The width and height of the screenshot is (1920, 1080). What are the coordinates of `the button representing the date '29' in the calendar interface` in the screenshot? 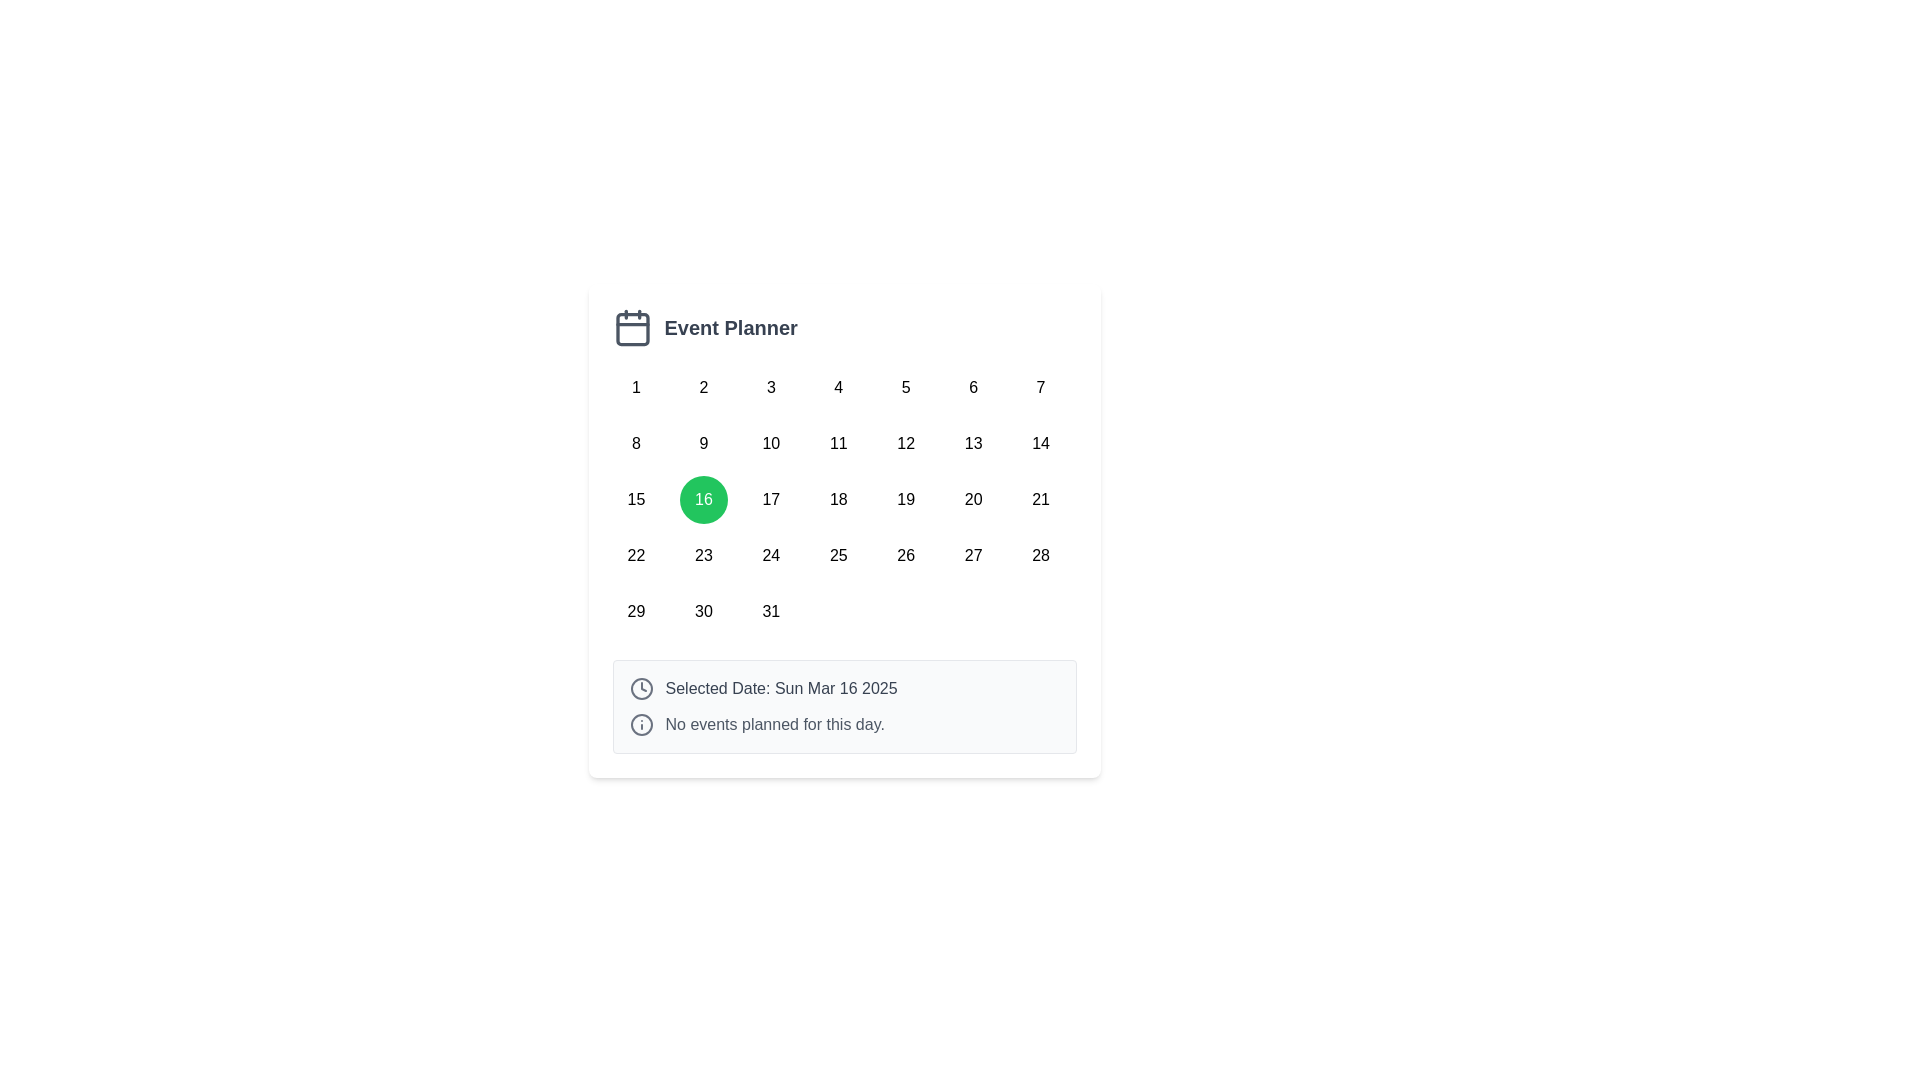 It's located at (635, 611).